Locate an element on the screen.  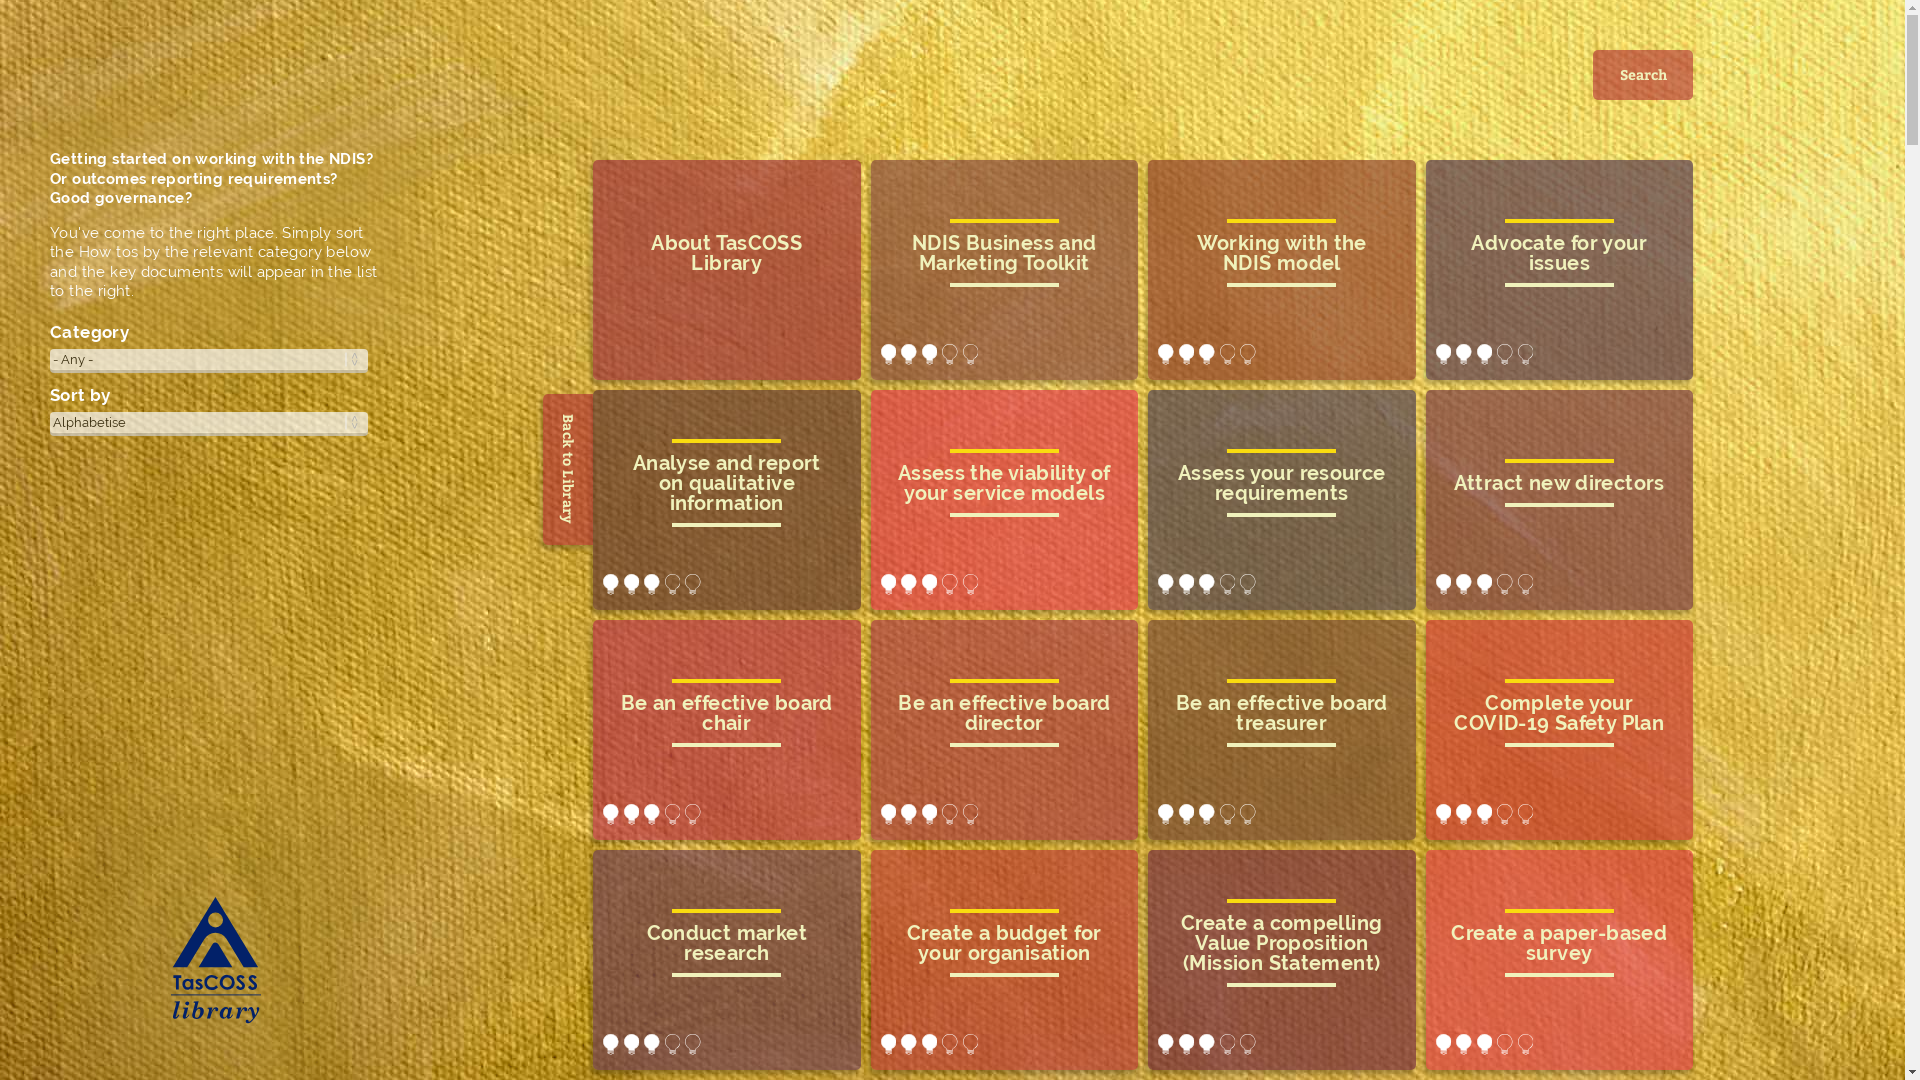
'Search' is located at coordinates (1642, 73).